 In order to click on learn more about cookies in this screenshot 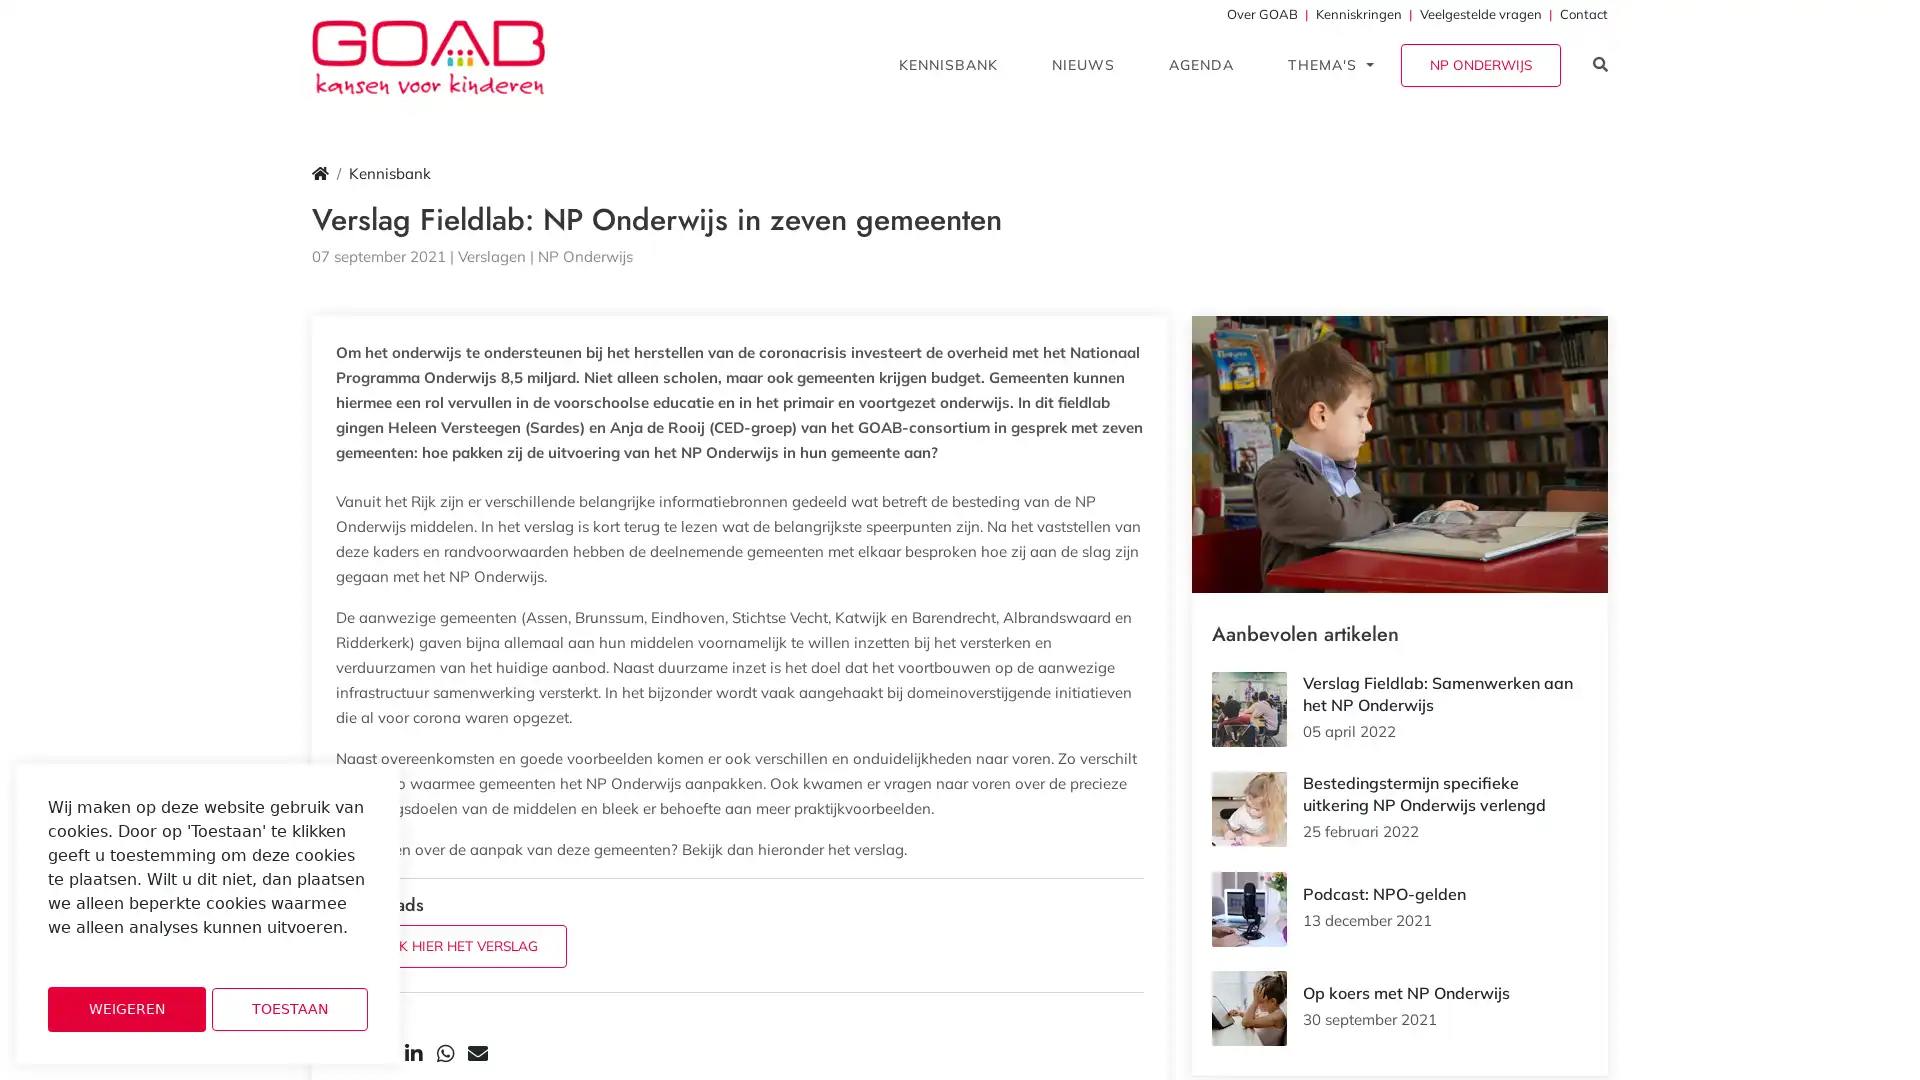, I will do `click(100, 954)`.